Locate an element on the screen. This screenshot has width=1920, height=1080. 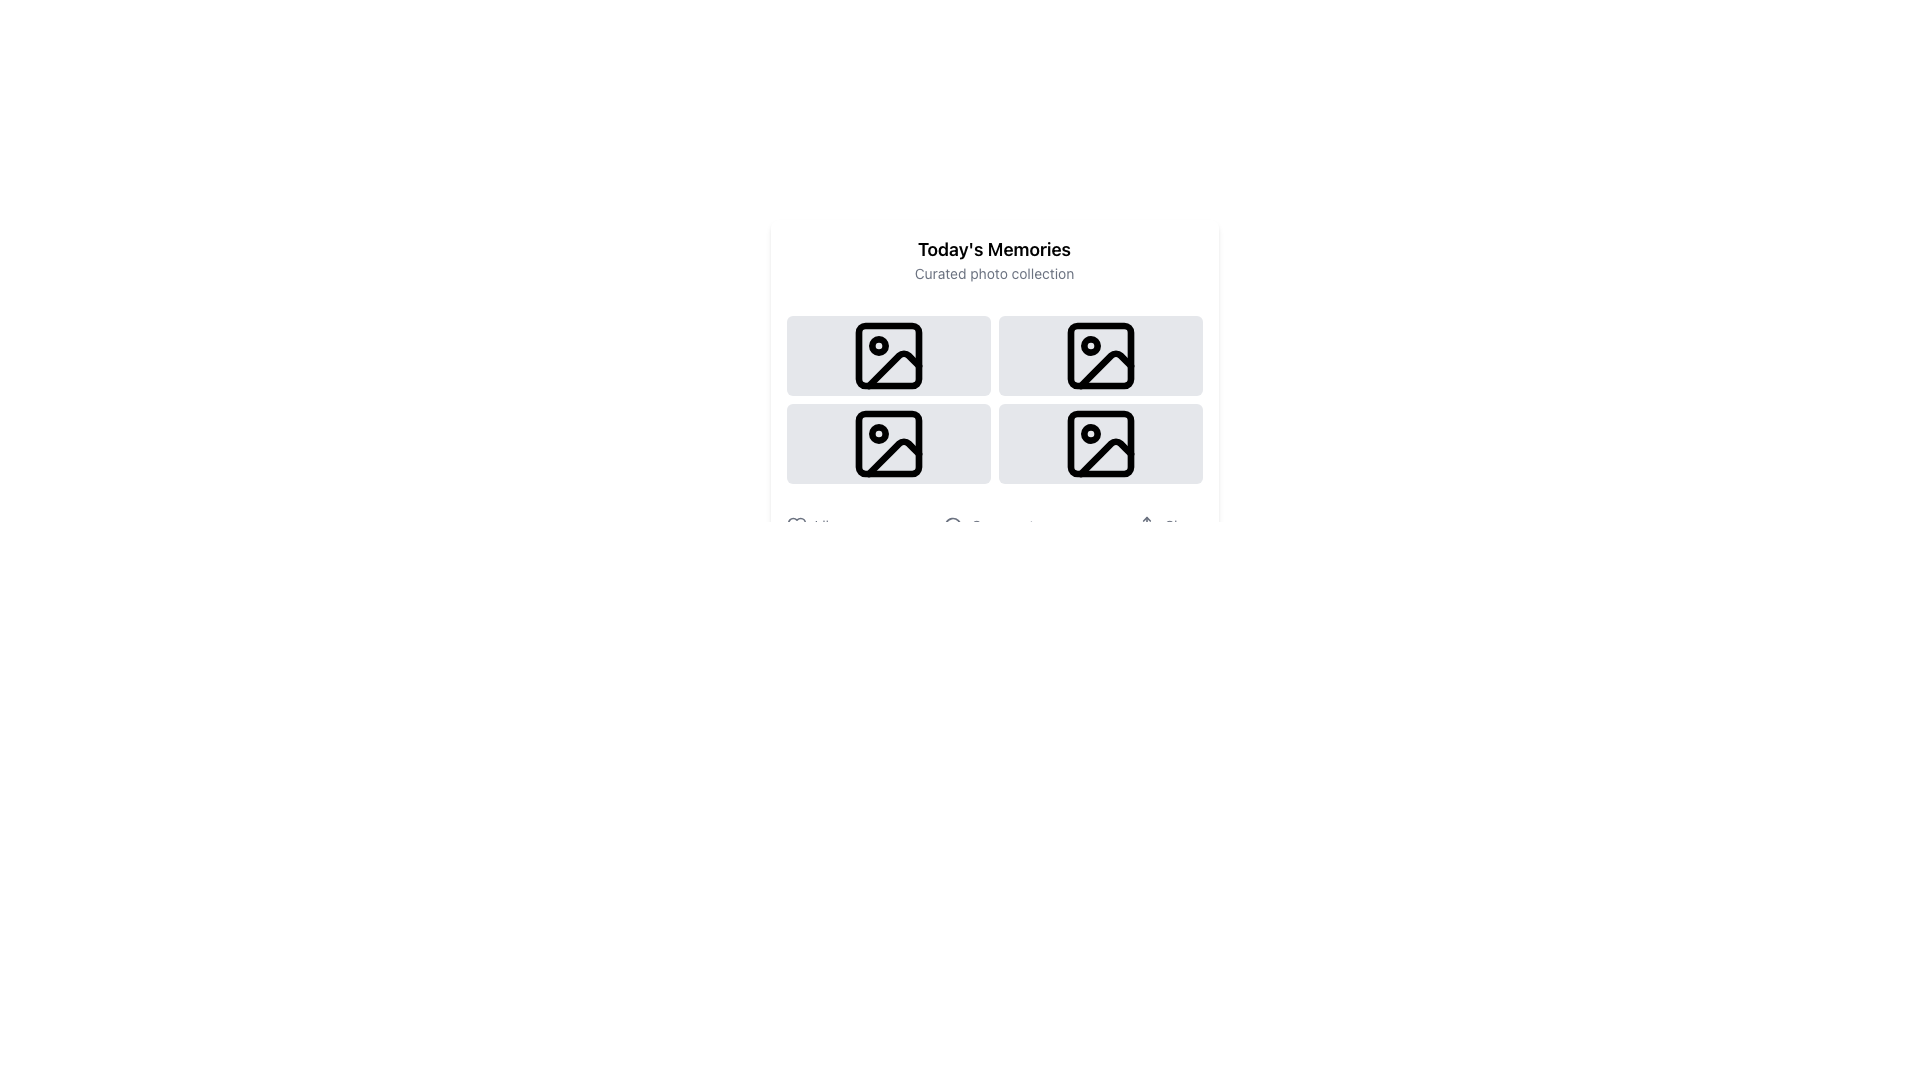
the bold text element displaying 'Today's Memories' that is positioned prominently at the top of its section is located at coordinates (994, 249).